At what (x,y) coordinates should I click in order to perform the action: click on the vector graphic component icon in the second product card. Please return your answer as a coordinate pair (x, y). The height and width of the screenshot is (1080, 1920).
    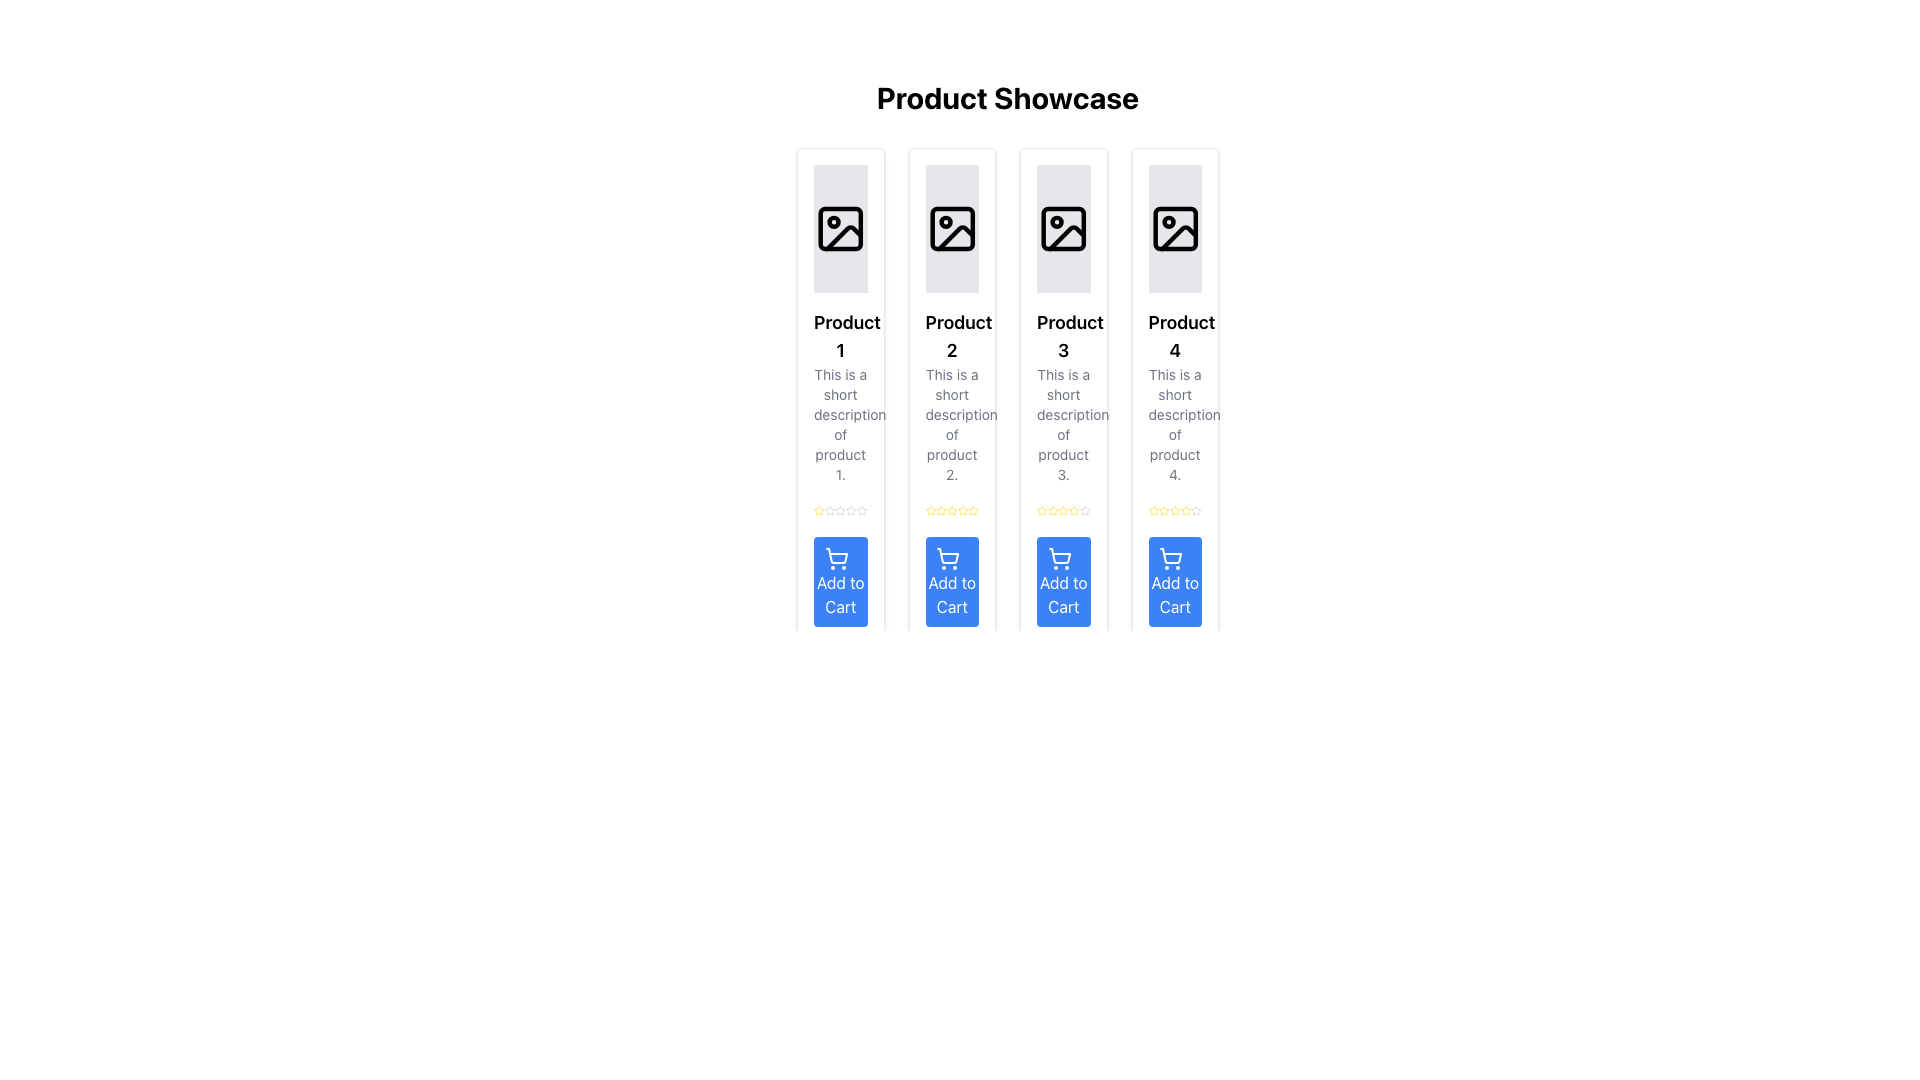
    Looking at the image, I should click on (954, 237).